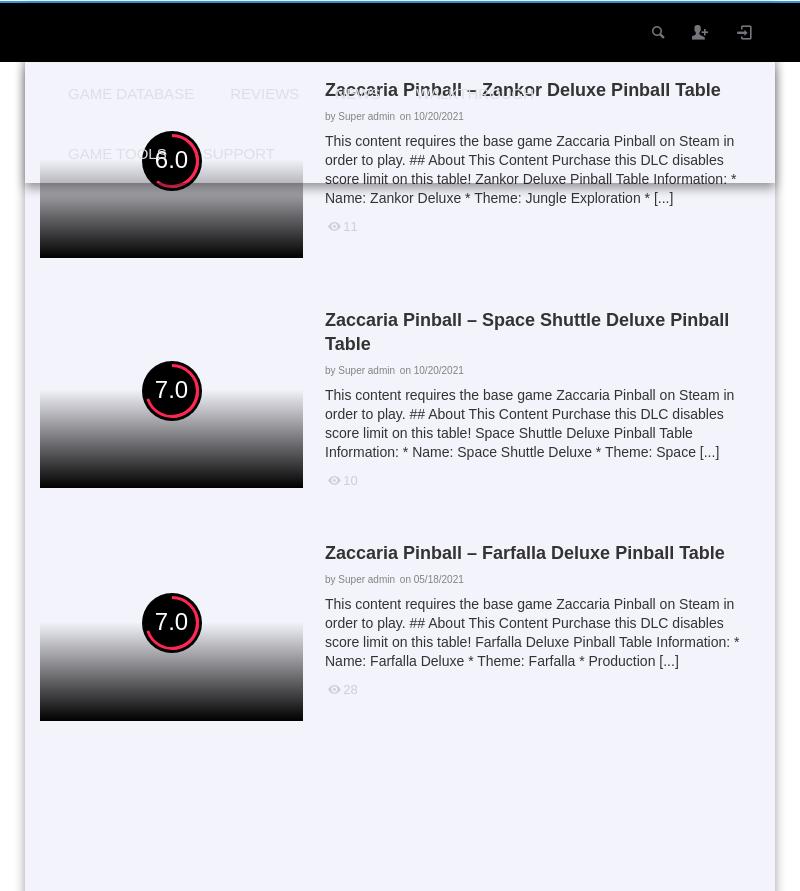 The height and width of the screenshot is (891, 800). I want to click on 'This content requires the base game Zaccaria Pinball on Steam in order to play. ## About This Content Purchase this DLC disables score limit on this table! Space Shuttle Deluxe Pinball Table Information: * Name: Space Shuttle Deluxe * Theme: Space [...]', so click(528, 423).